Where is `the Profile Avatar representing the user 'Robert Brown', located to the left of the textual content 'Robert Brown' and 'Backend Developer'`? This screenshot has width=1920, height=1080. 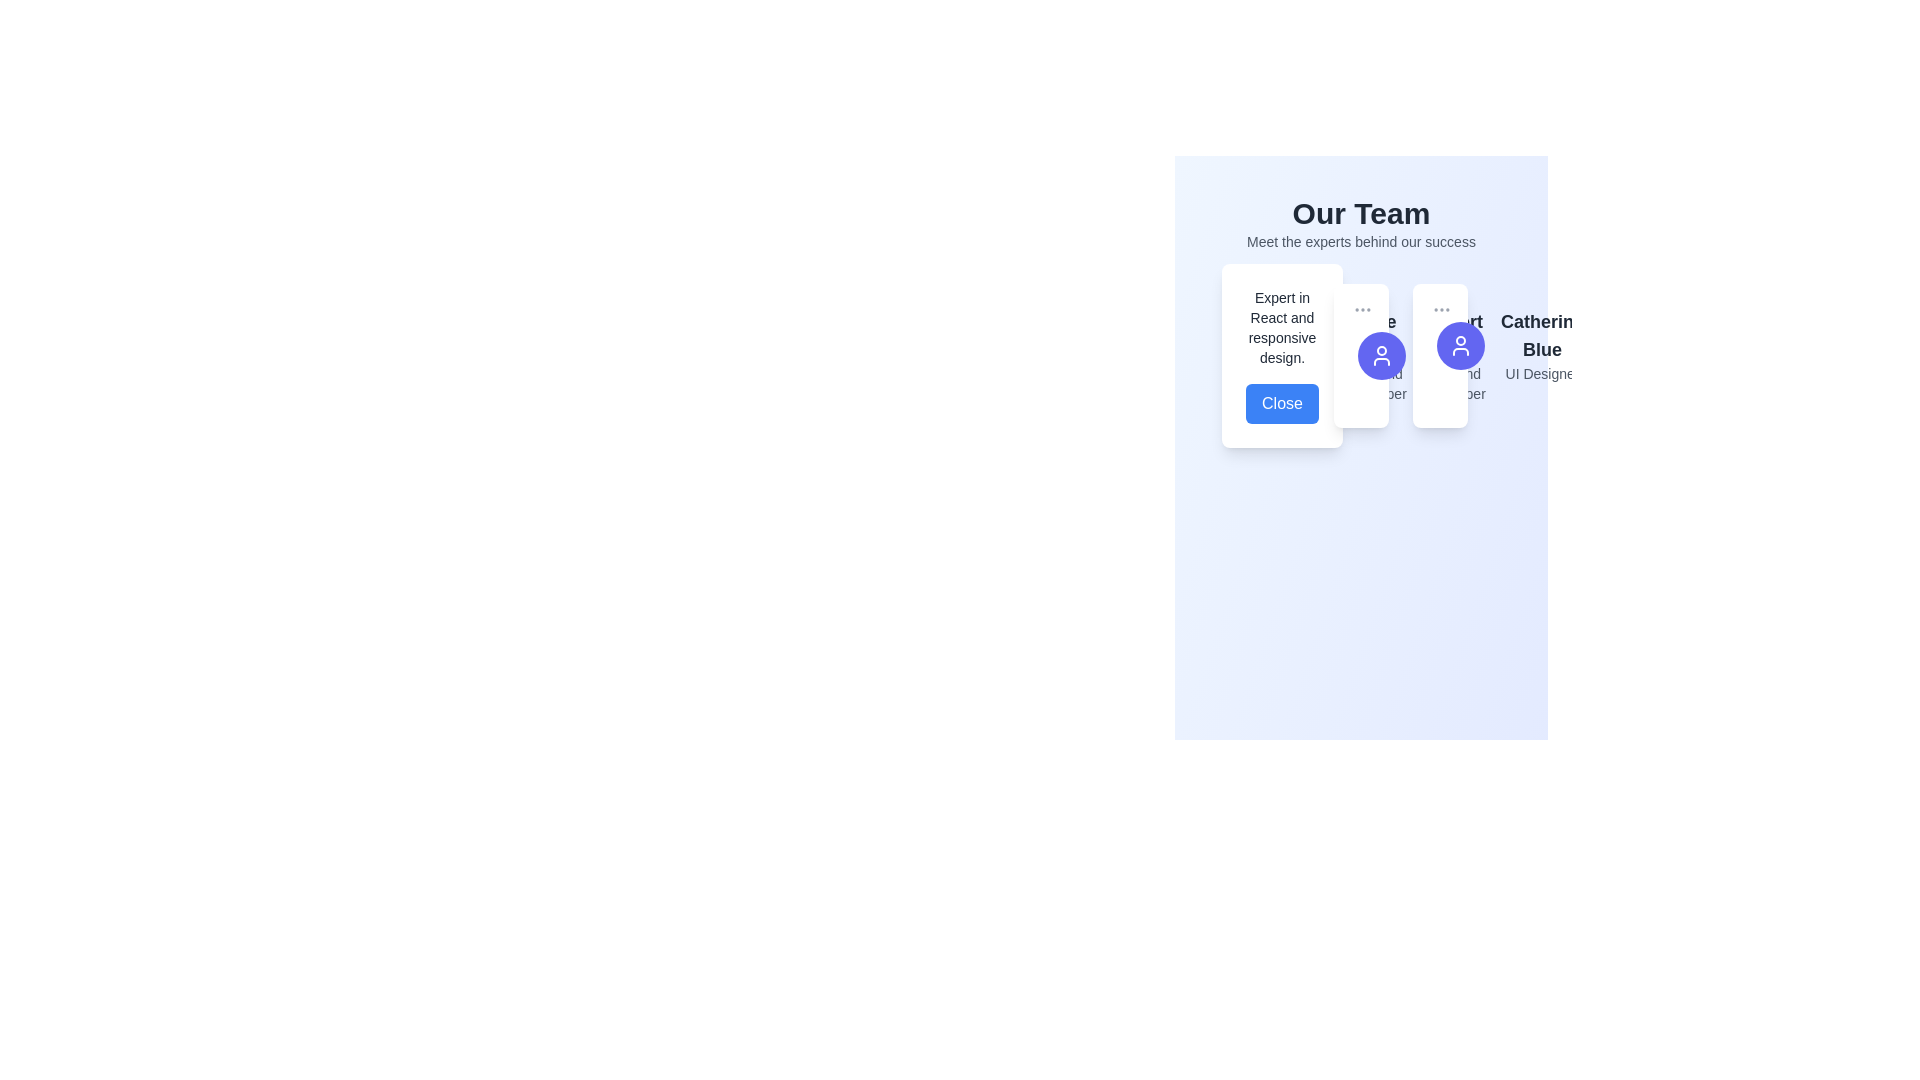
the Profile Avatar representing the user 'Robert Brown', located to the left of the textual content 'Robert Brown' and 'Backend Developer' is located at coordinates (1381, 354).